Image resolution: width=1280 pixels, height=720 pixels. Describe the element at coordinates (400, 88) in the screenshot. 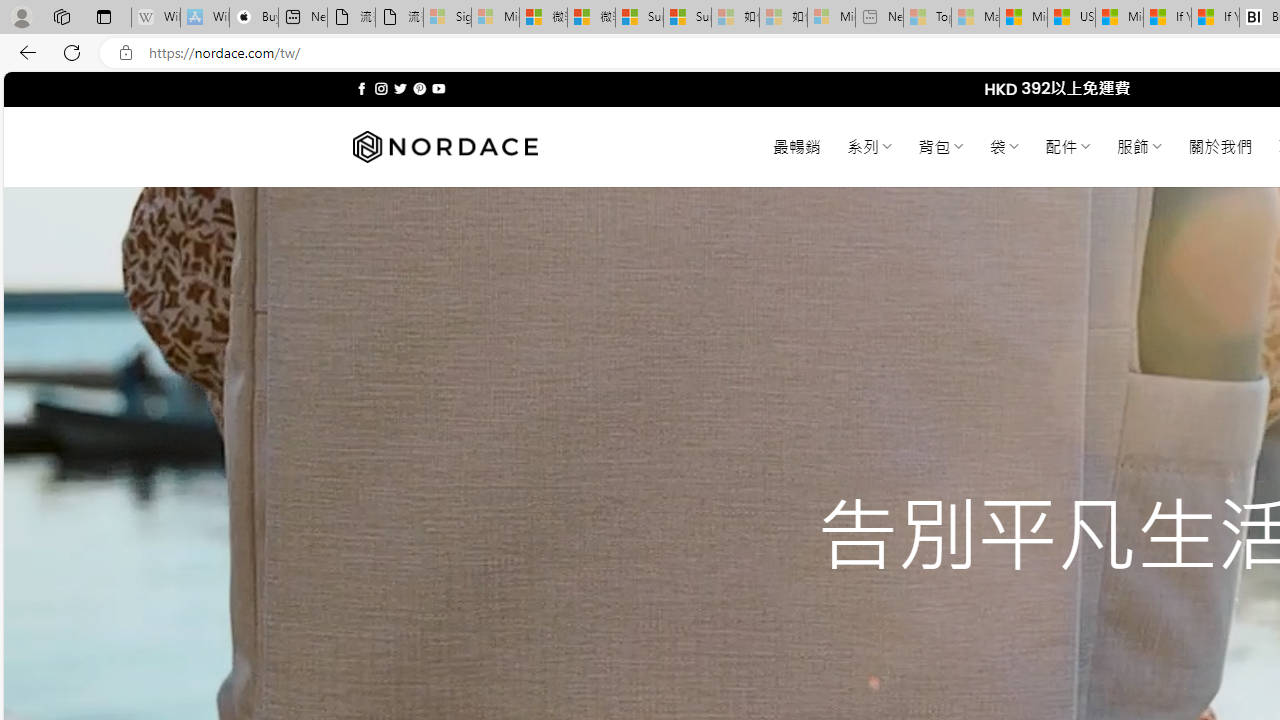

I see `'Follow on Twitter'` at that location.